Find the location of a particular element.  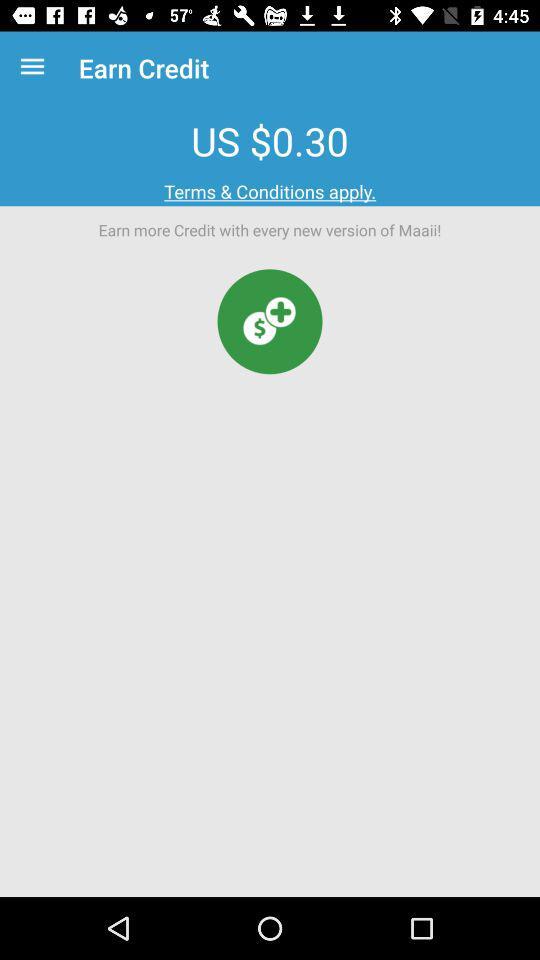

app below us $0.30 item is located at coordinates (270, 191).